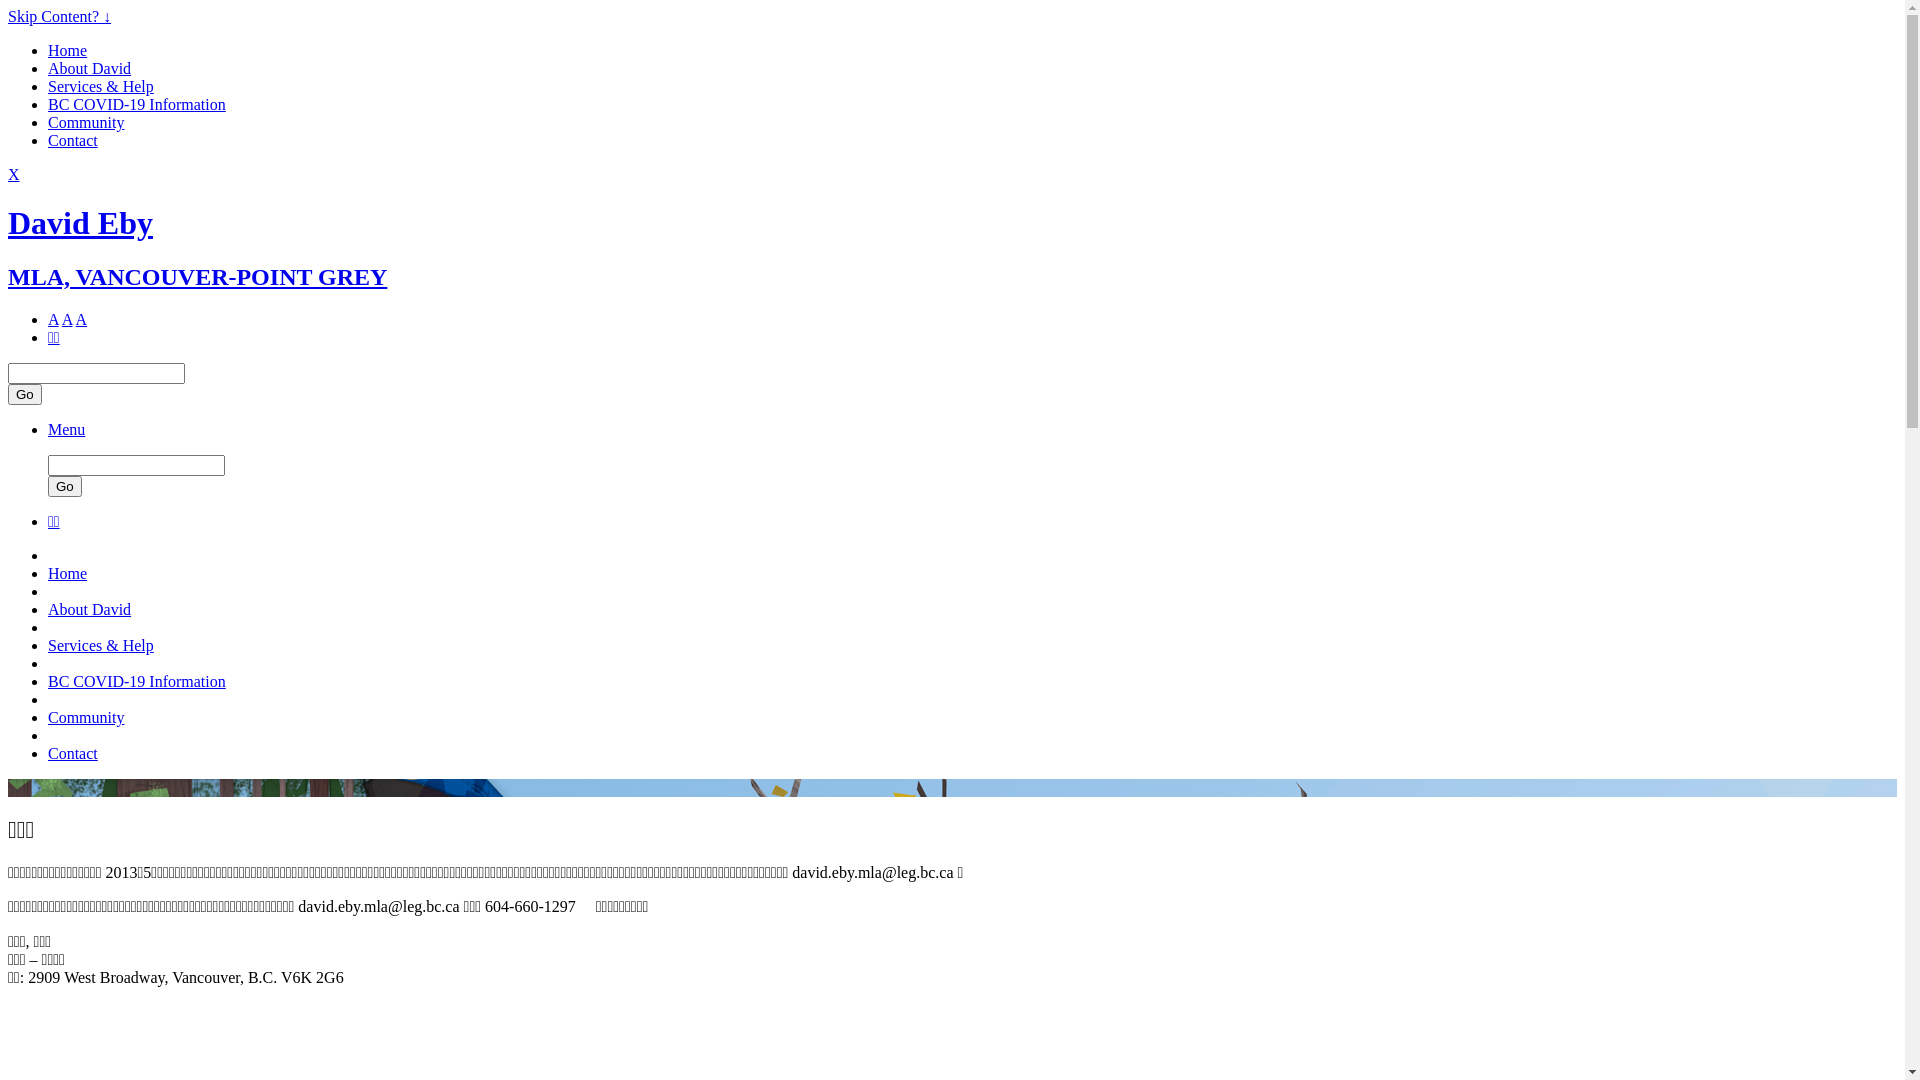  I want to click on 'Home', so click(67, 49).